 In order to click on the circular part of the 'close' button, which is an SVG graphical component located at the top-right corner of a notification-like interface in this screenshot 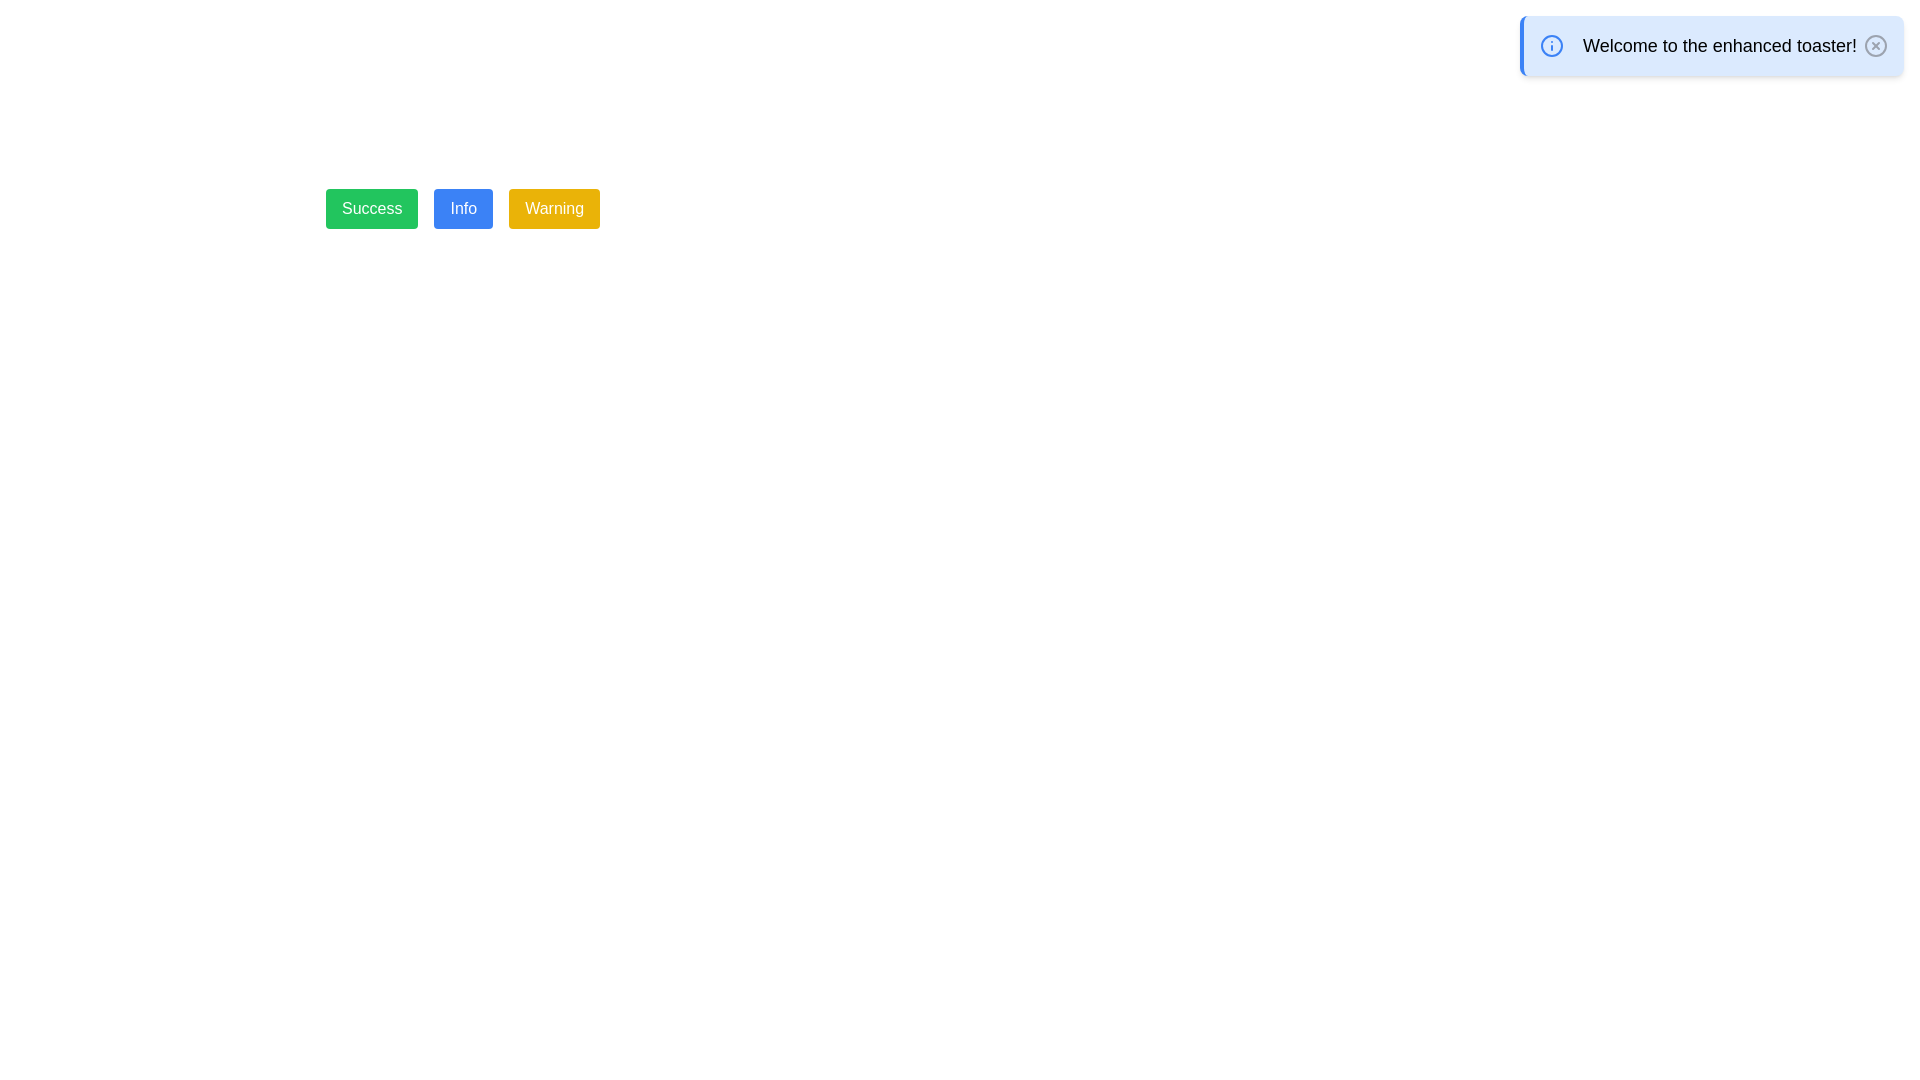, I will do `click(1875, 45)`.